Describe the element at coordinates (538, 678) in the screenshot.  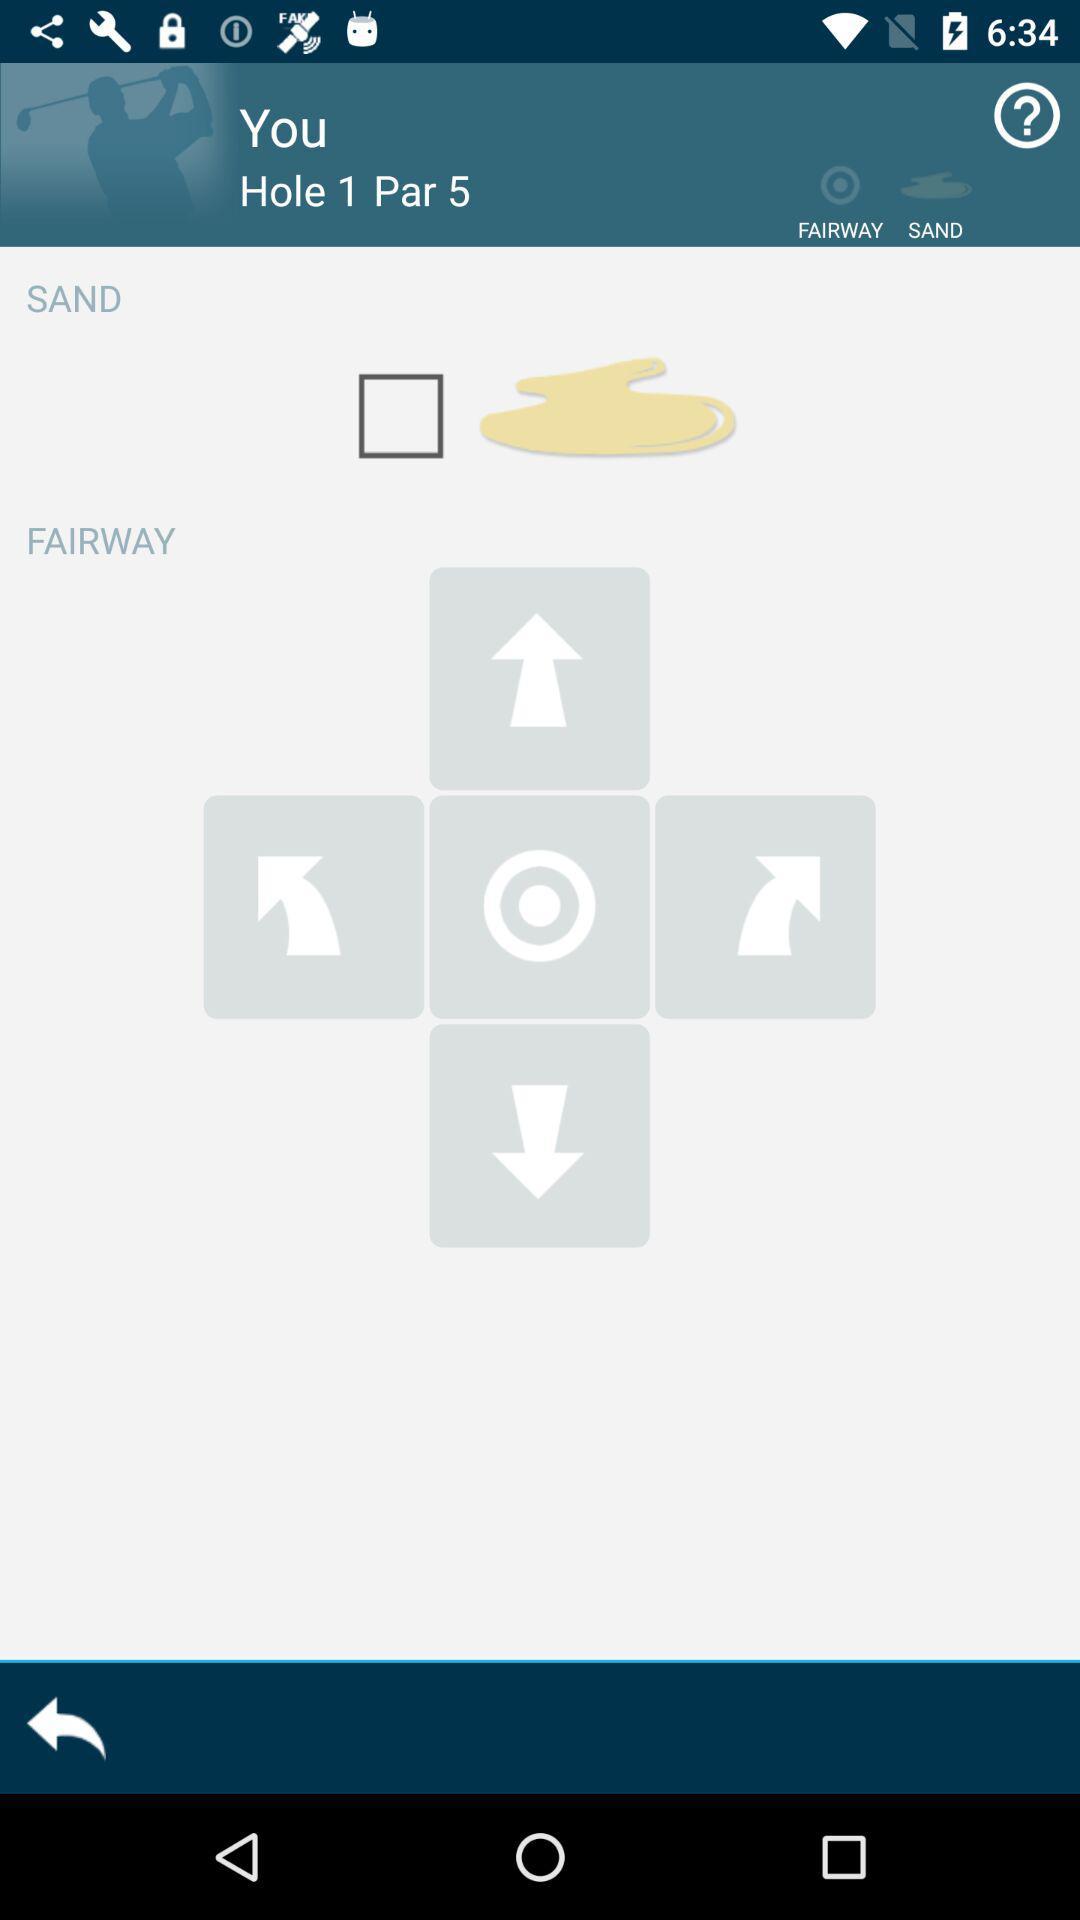
I see `move forward` at that location.